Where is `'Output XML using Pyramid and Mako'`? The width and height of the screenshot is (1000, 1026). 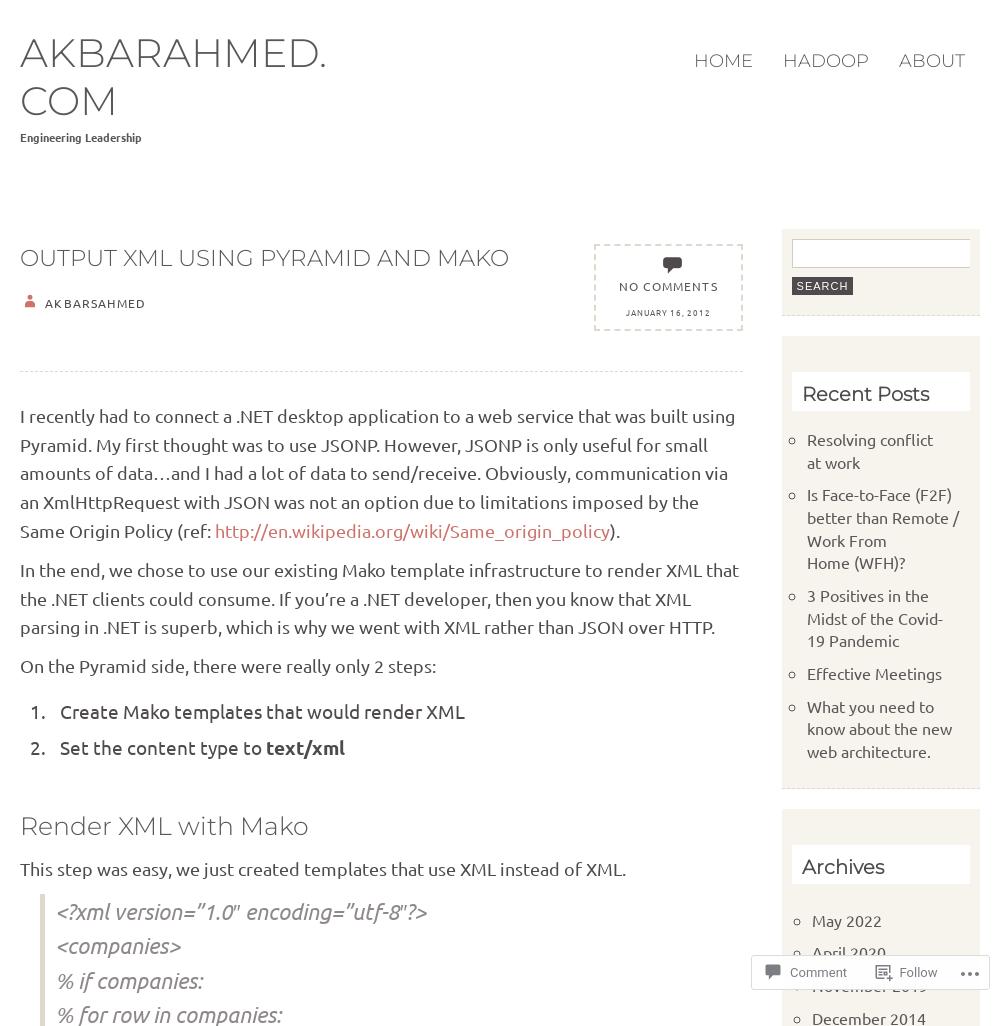 'Output XML using Pyramid and Mako' is located at coordinates (264, 256).